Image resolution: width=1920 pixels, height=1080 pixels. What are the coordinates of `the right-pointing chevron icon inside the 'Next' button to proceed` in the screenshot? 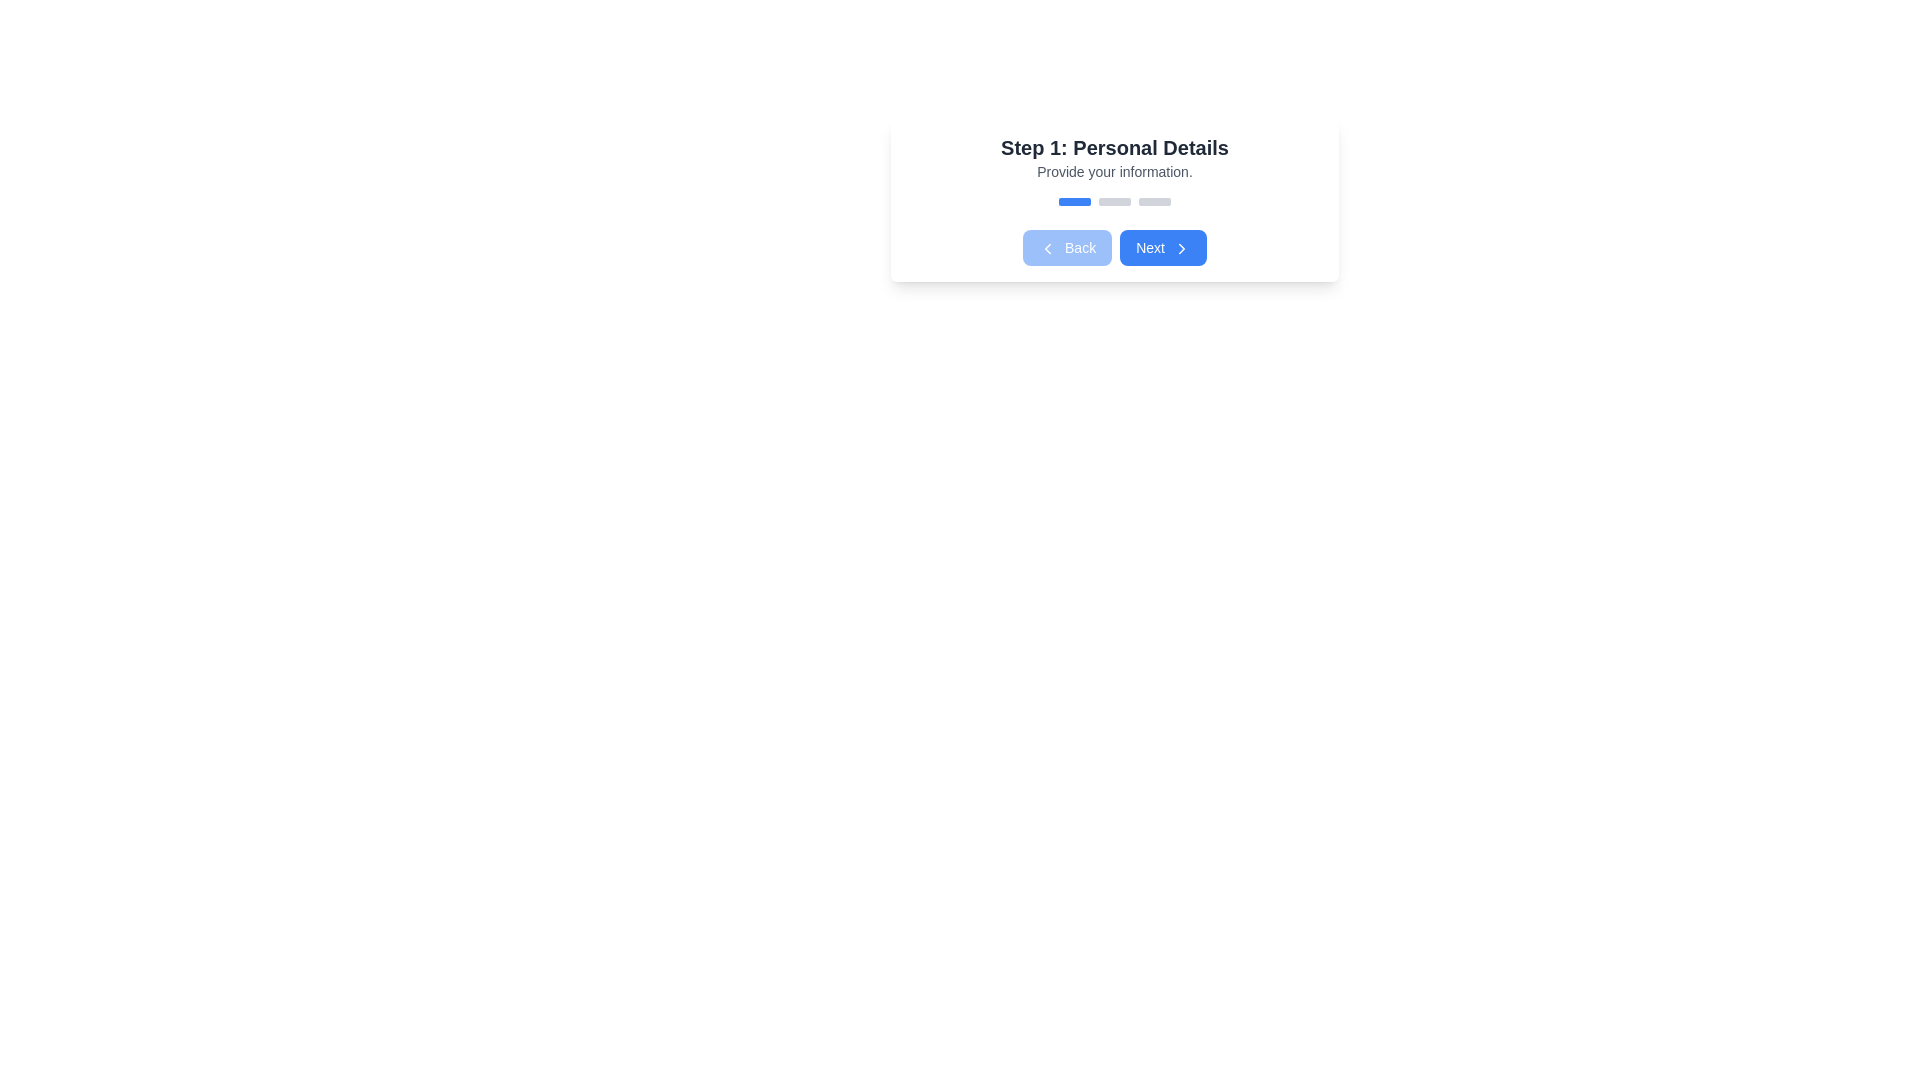 It's located at (1181, 248).